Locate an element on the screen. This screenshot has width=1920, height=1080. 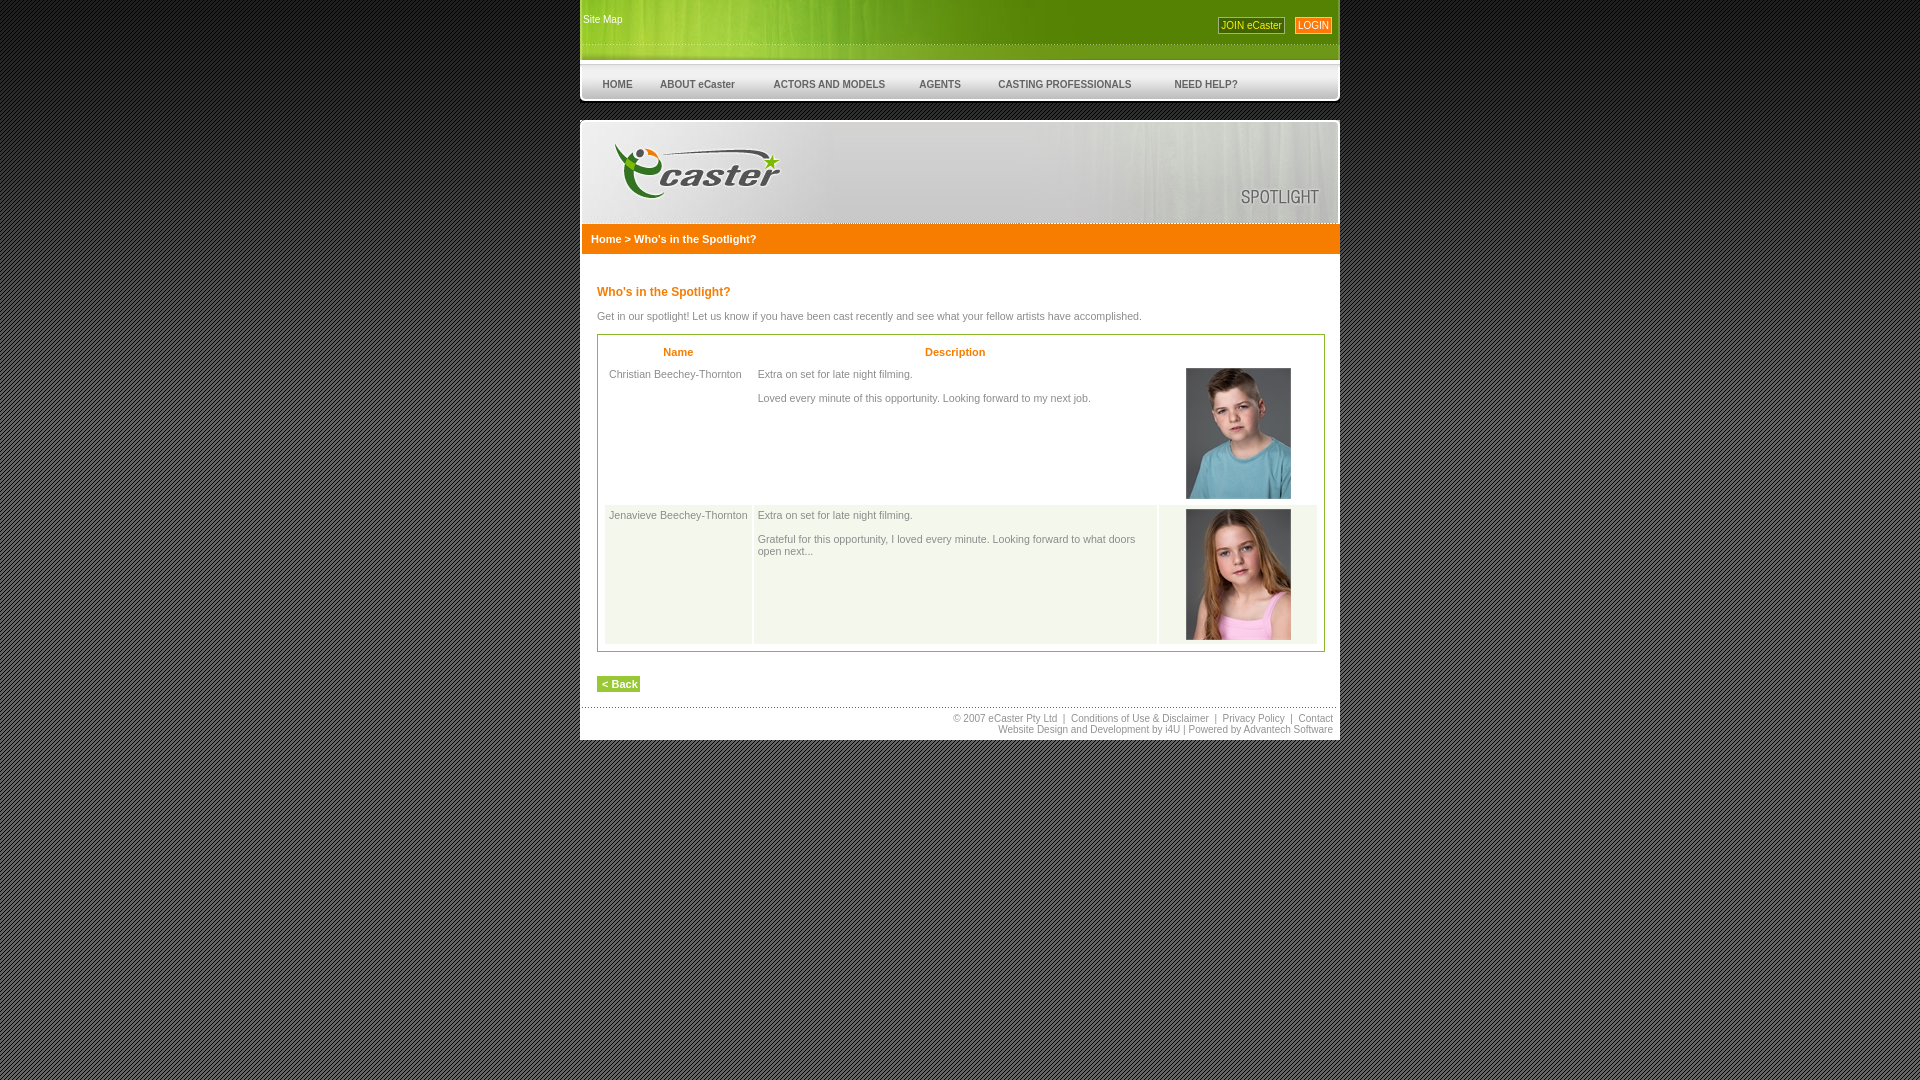
'Jenavieve Beechey-Thornton' is located at coordinates (678, 514).